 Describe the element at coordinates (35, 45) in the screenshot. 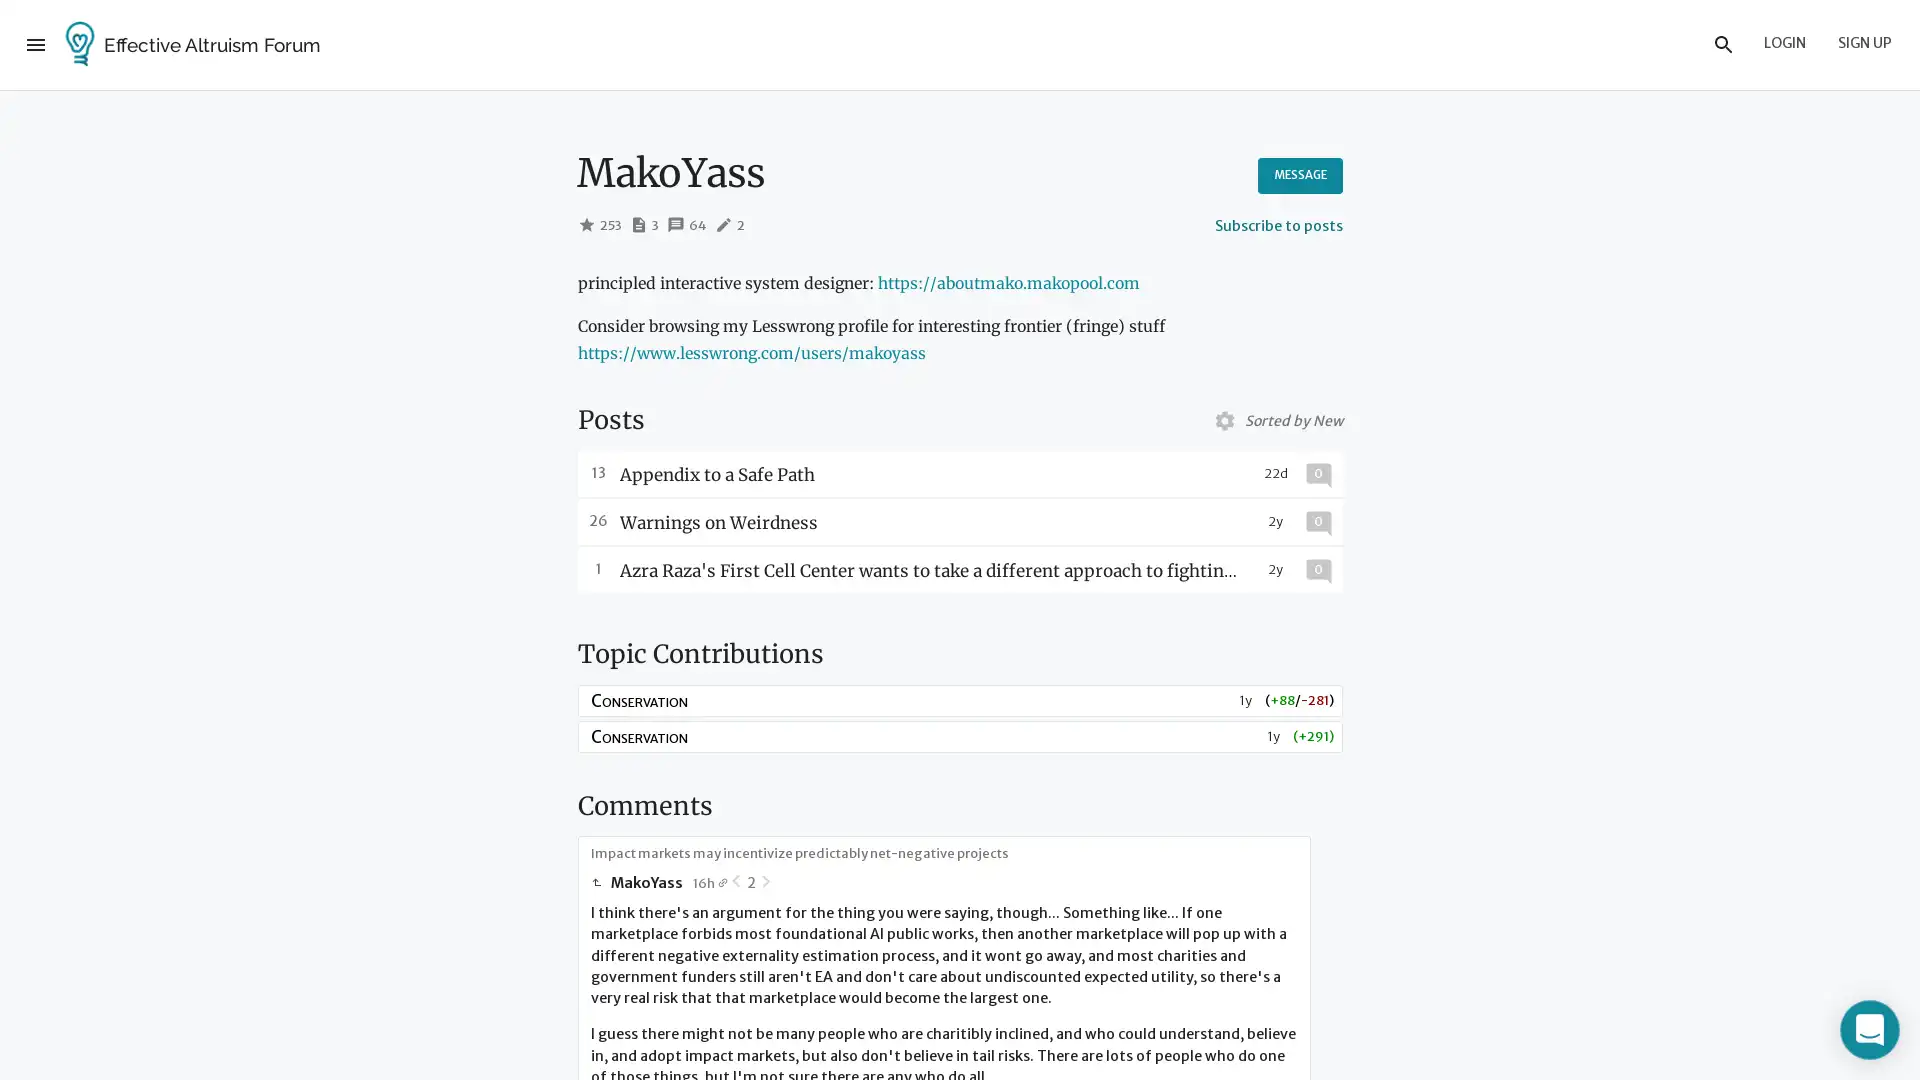

I see `Menu` at that location.